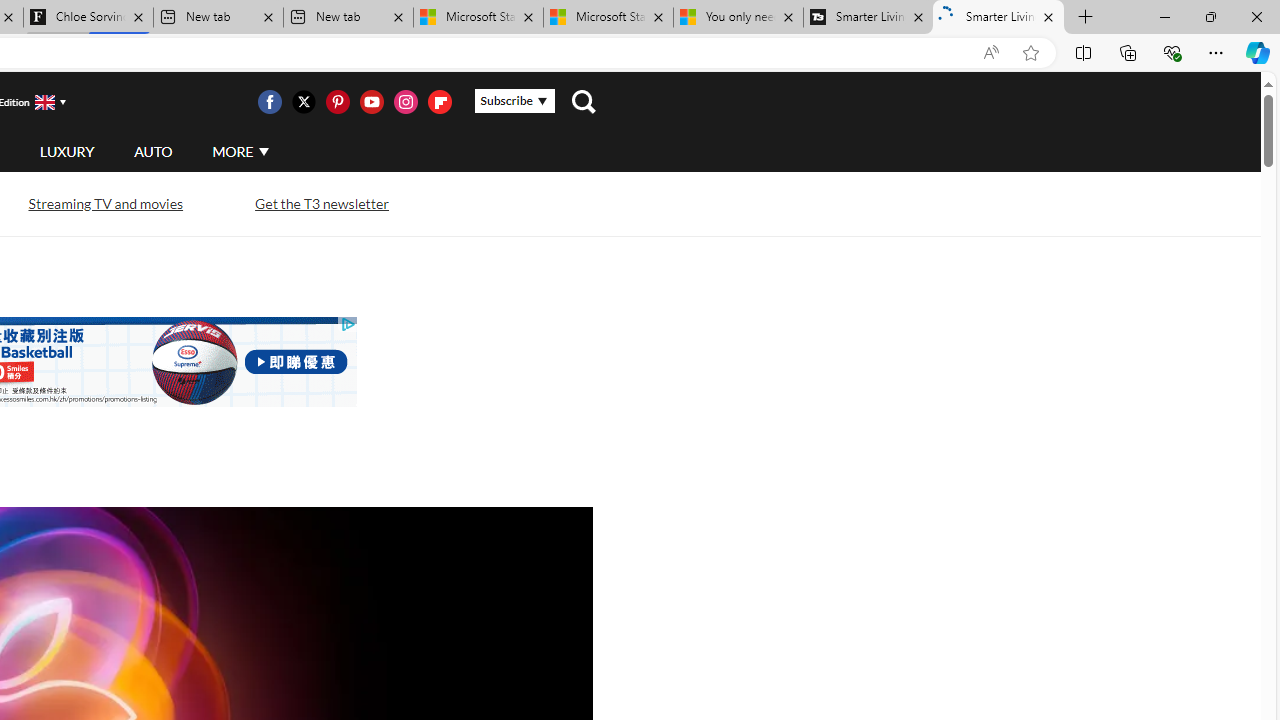  Describe the element at coordinates (152, 150) in the screenshot. I see `'AUTO'` at that location.